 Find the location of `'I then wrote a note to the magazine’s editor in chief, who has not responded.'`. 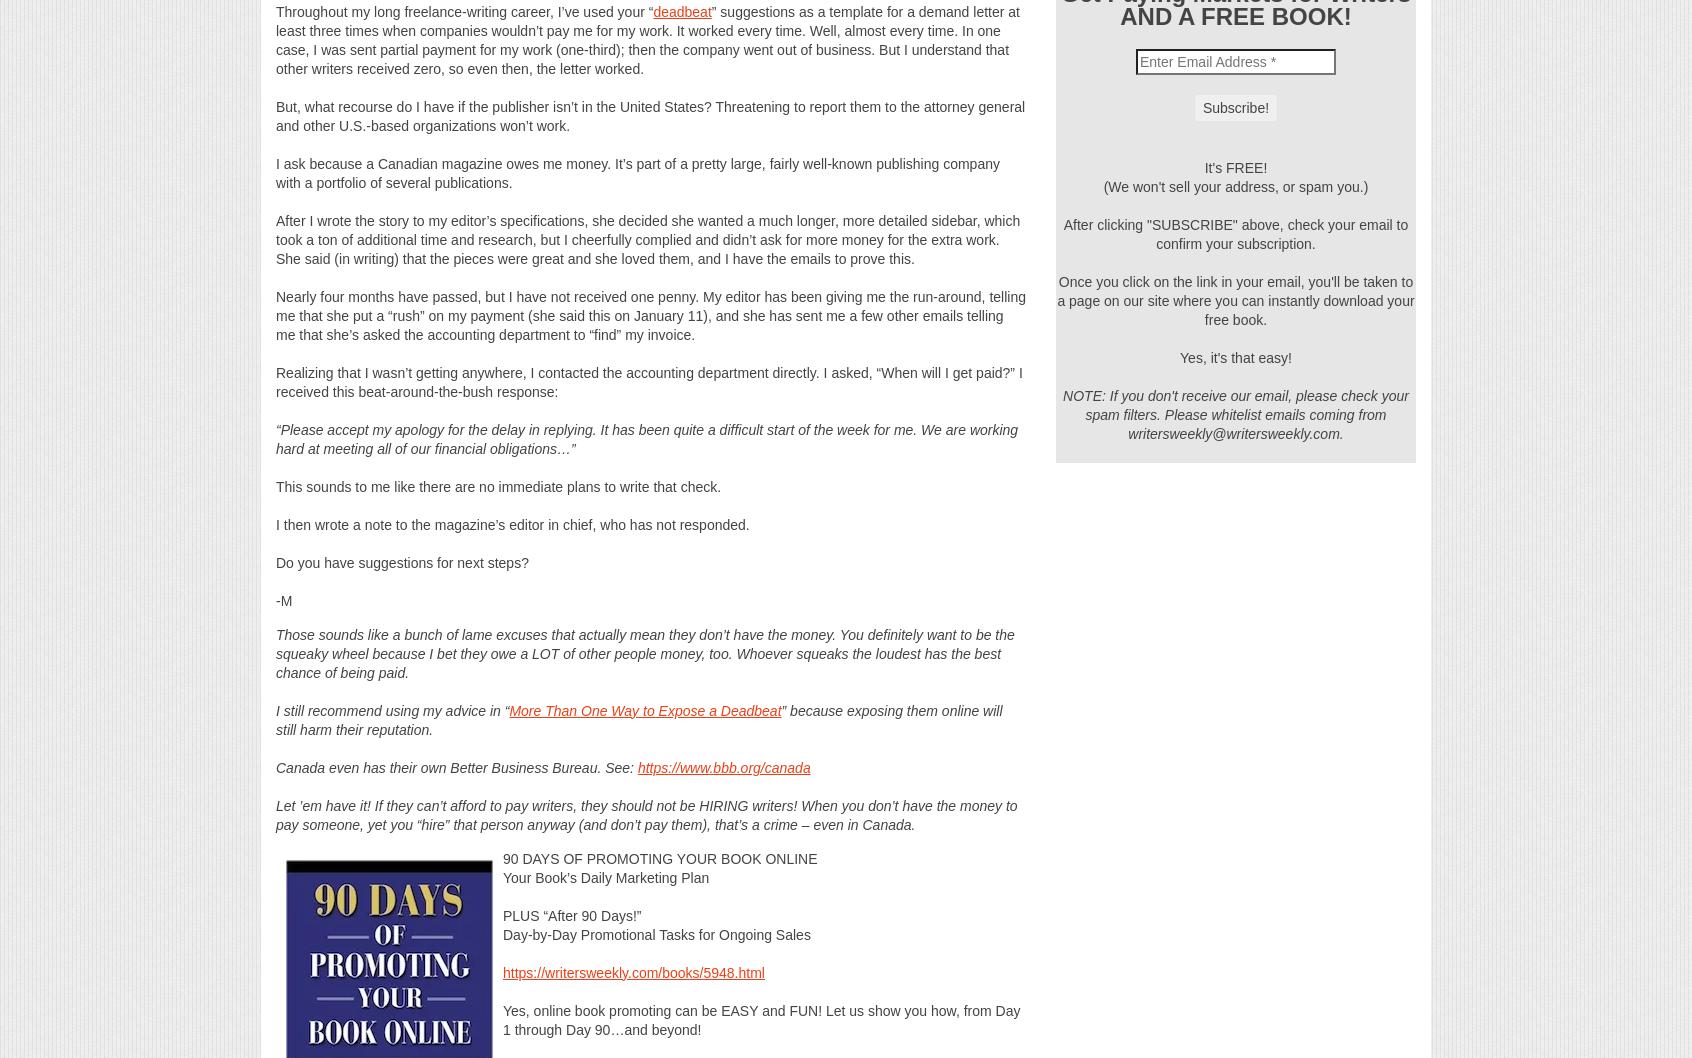

'I then wrote a note to the magazine’s editor in chief, who has not responded.' is located at coordinates (512, 523).